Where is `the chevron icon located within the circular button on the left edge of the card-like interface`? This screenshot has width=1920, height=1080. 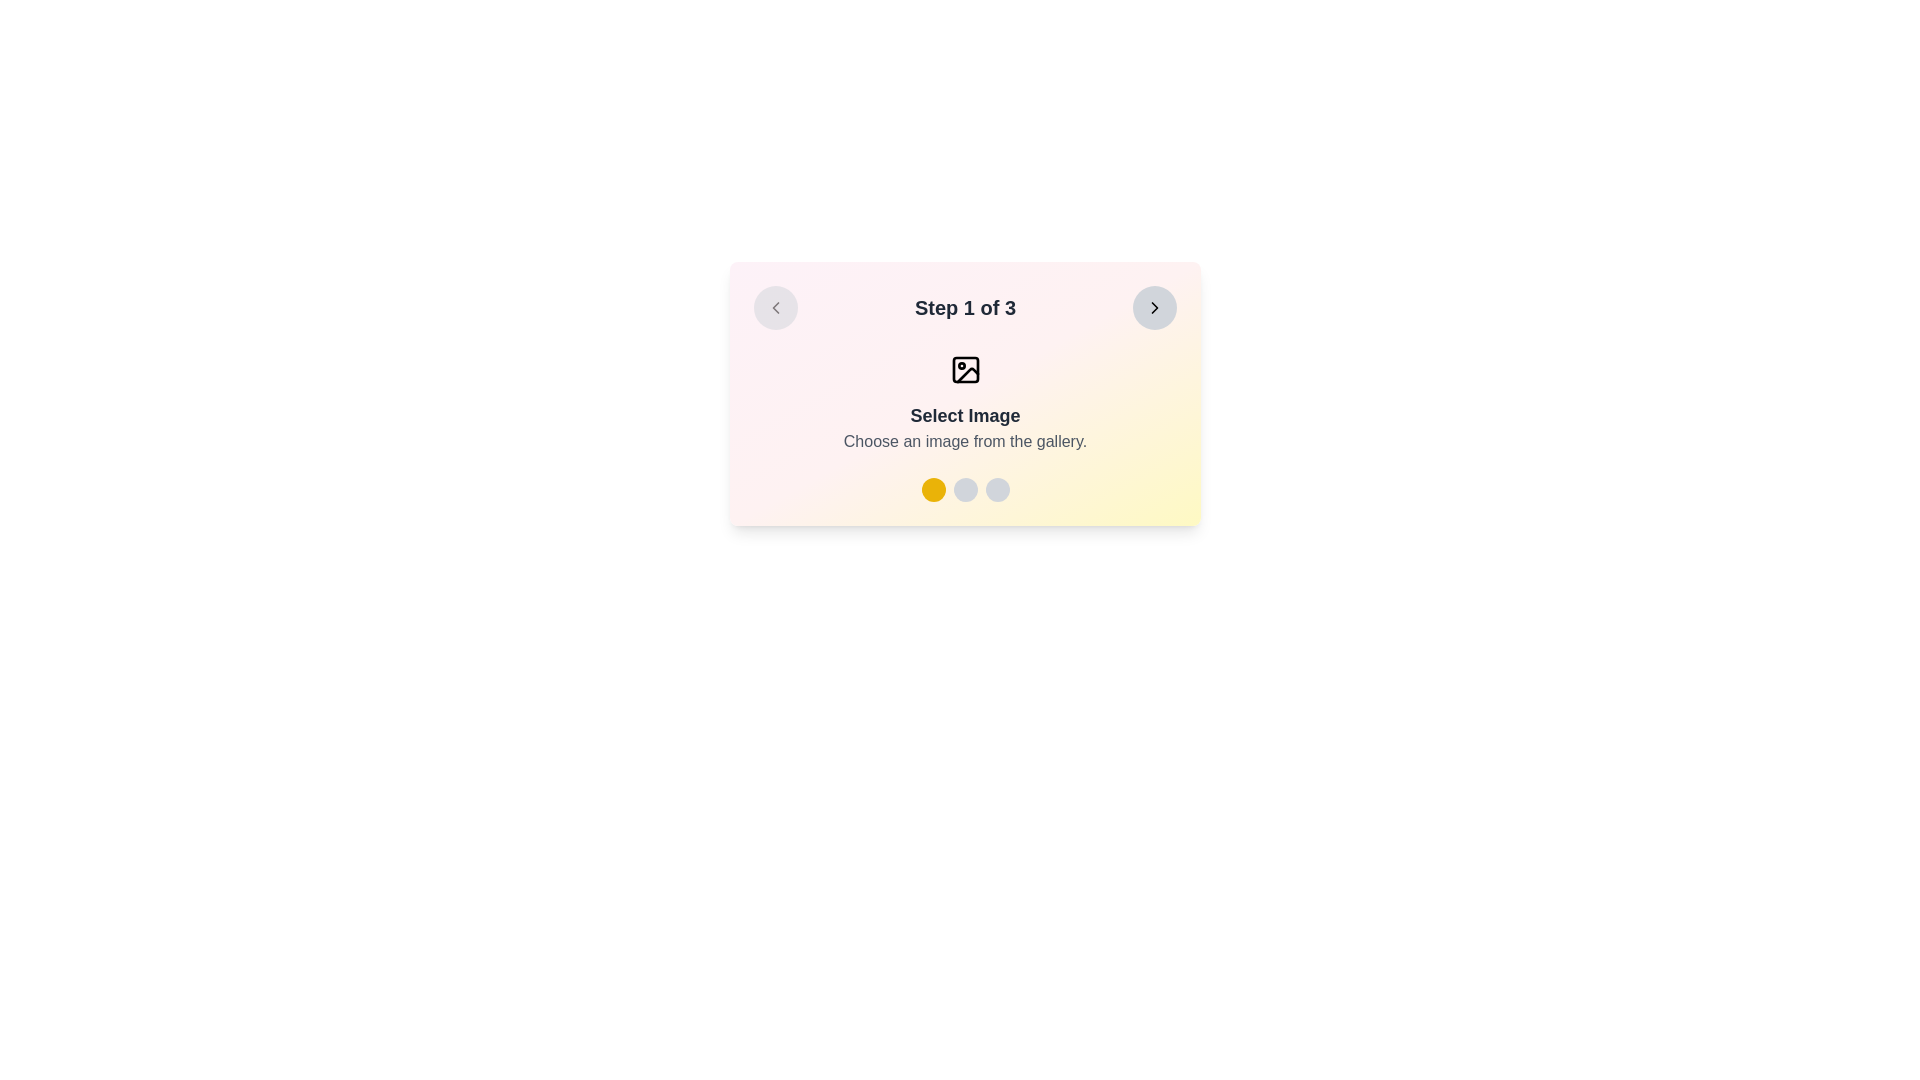 the chevron icon located within the circular button on the left edge of the card-like interface is located at coordinates (775, 308).